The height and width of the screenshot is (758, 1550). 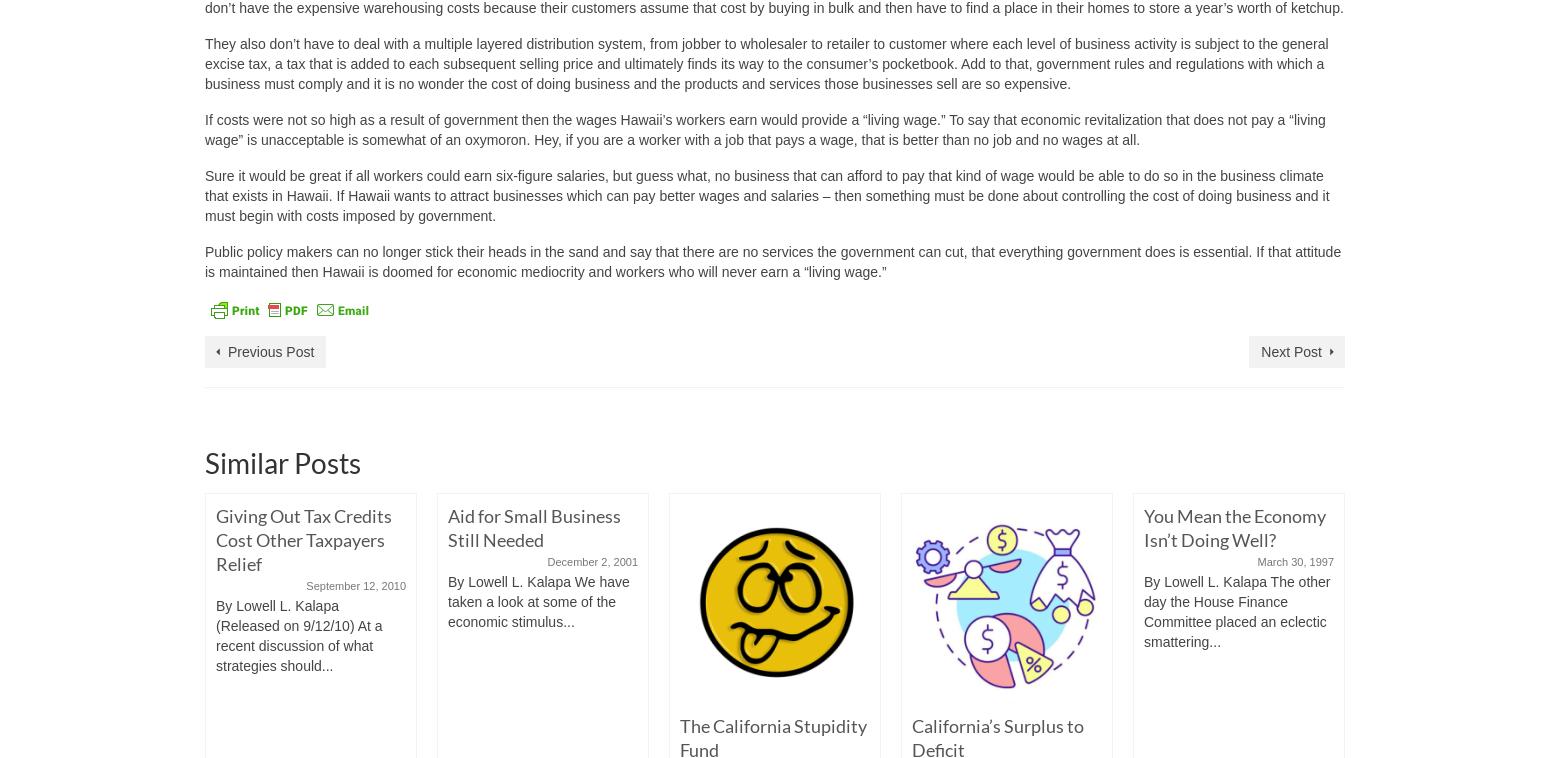 I want to click on 'Previous', so click(x=231, y=705).